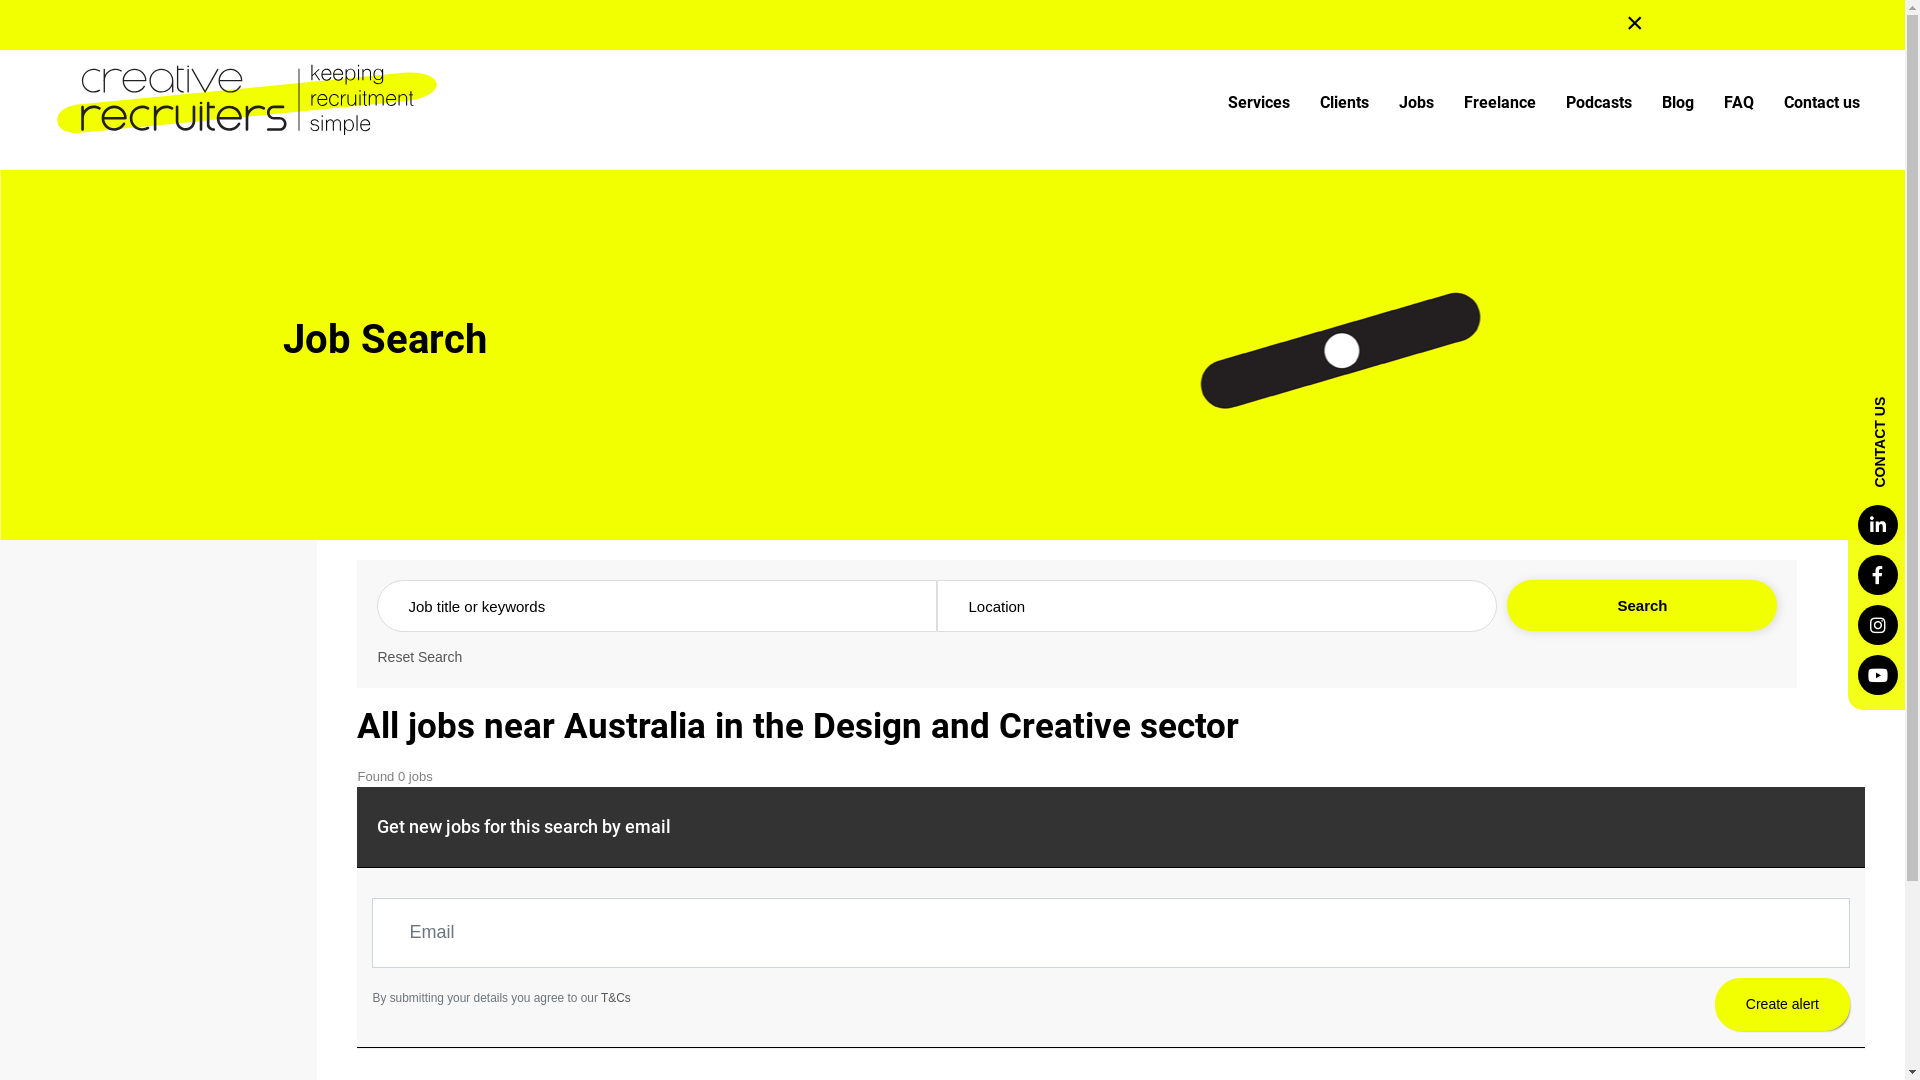 This screenshot has width=1920, height=1080. Describe the element at coordinates (1876, 574) in the screenshot. I see `'Facebook'` at that location.